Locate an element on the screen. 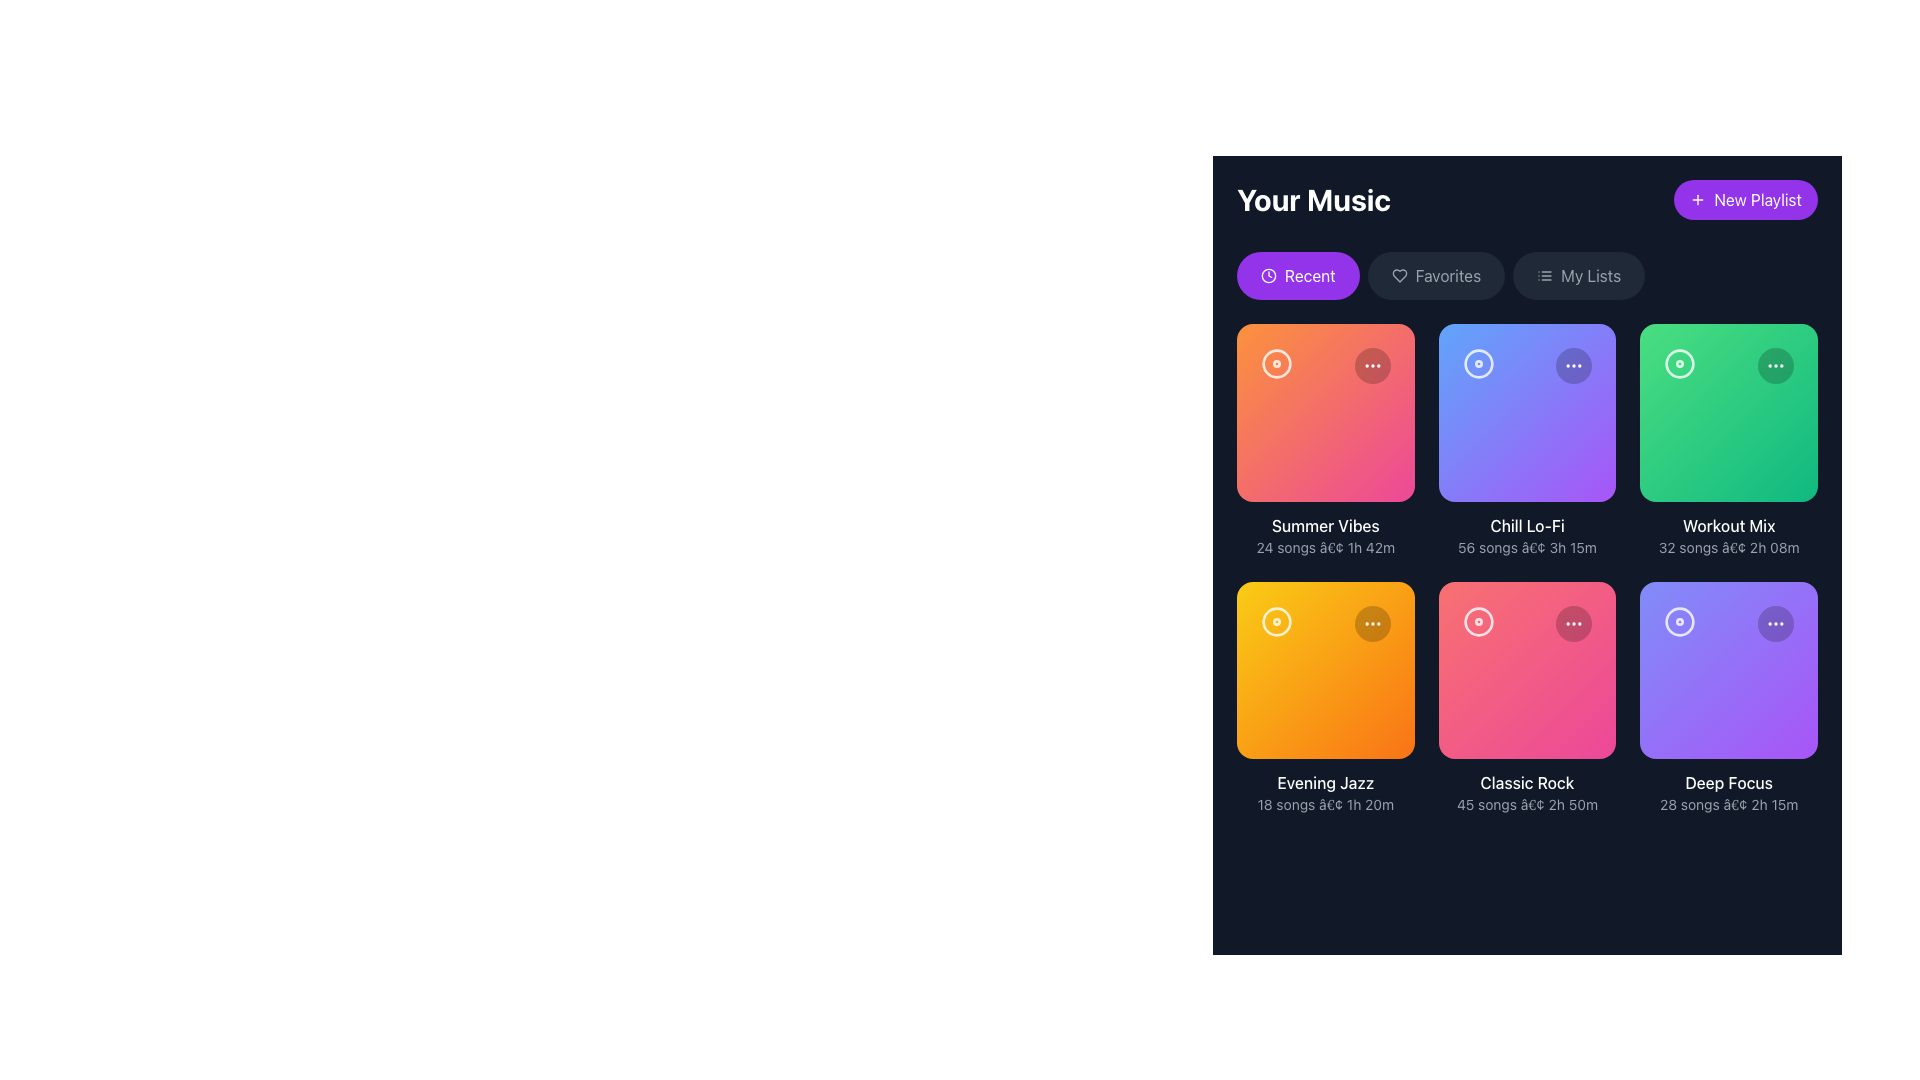 This screenshot has width=1920, height=1080. the circular button with three horizontal dots in the top-right corner of the 'Classic Rock' card is located at coordinates (1573, 622).